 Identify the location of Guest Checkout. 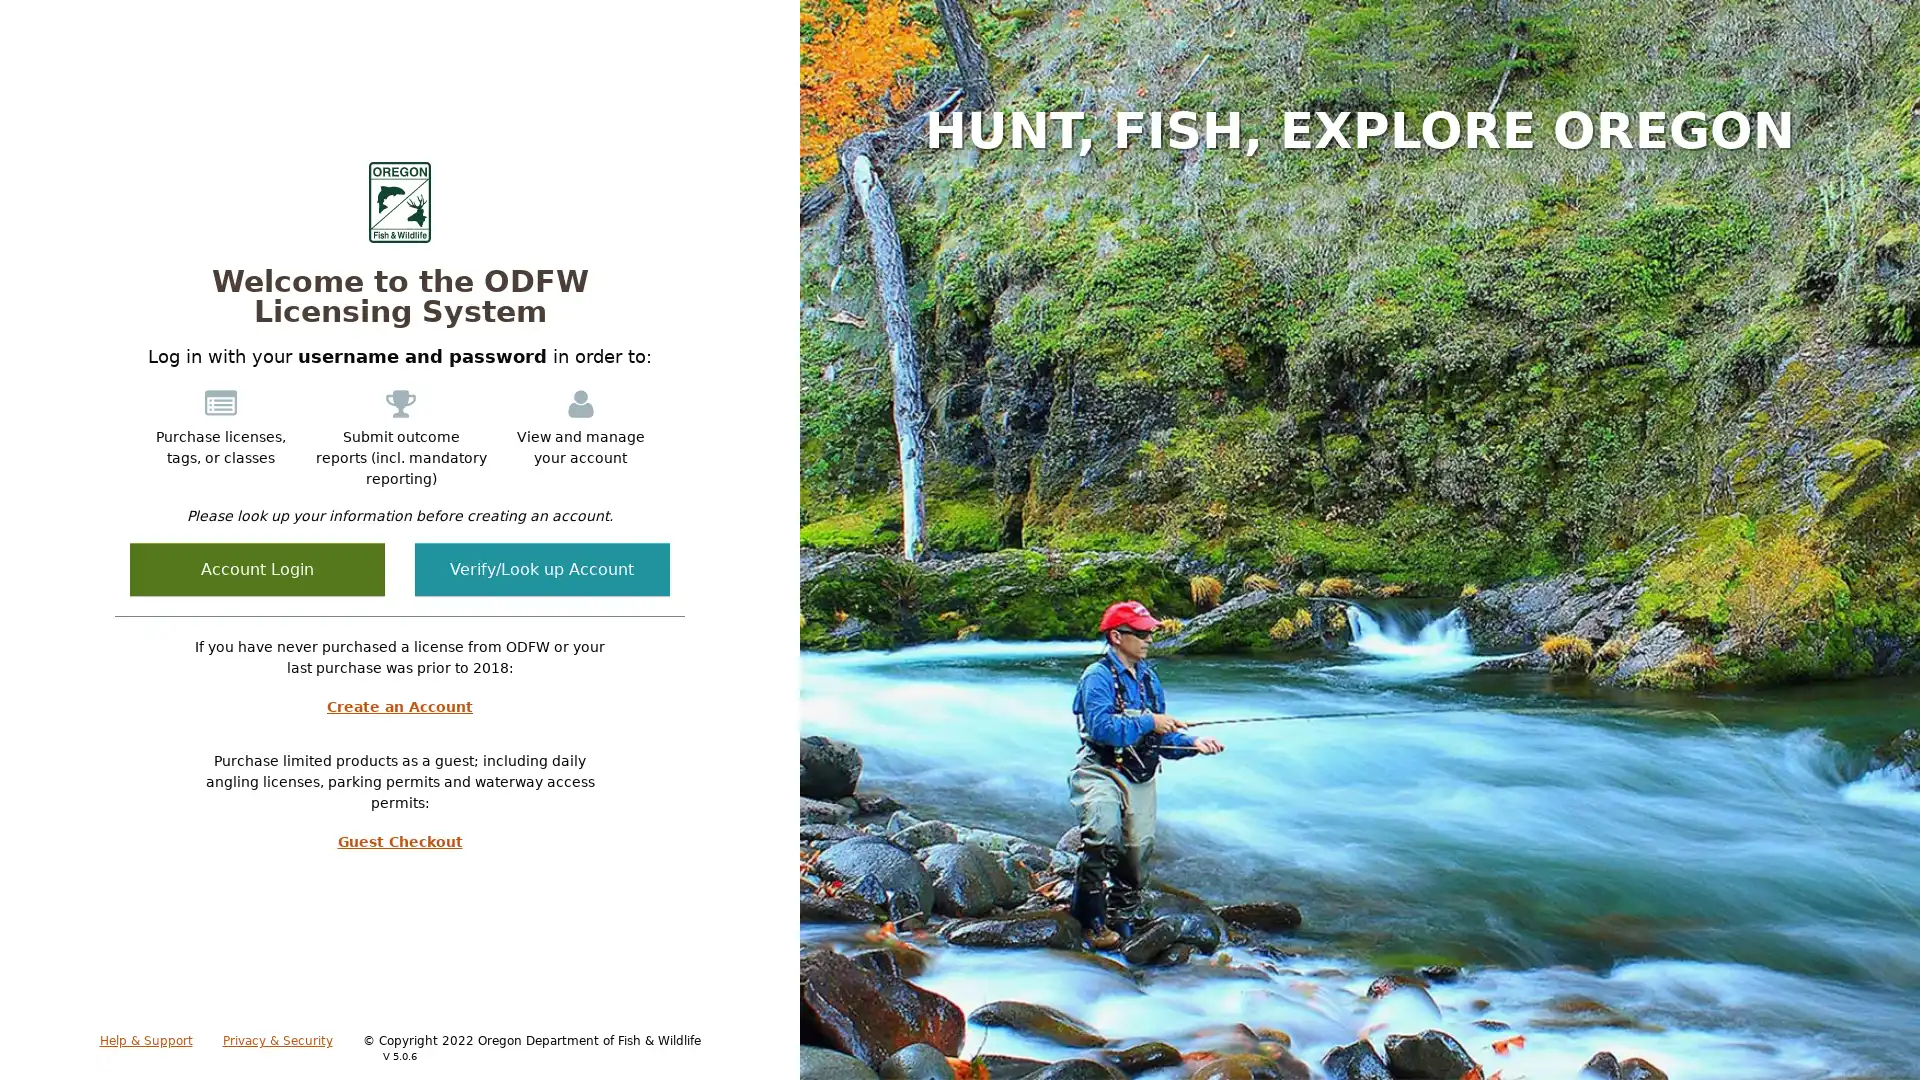
(399, 841).